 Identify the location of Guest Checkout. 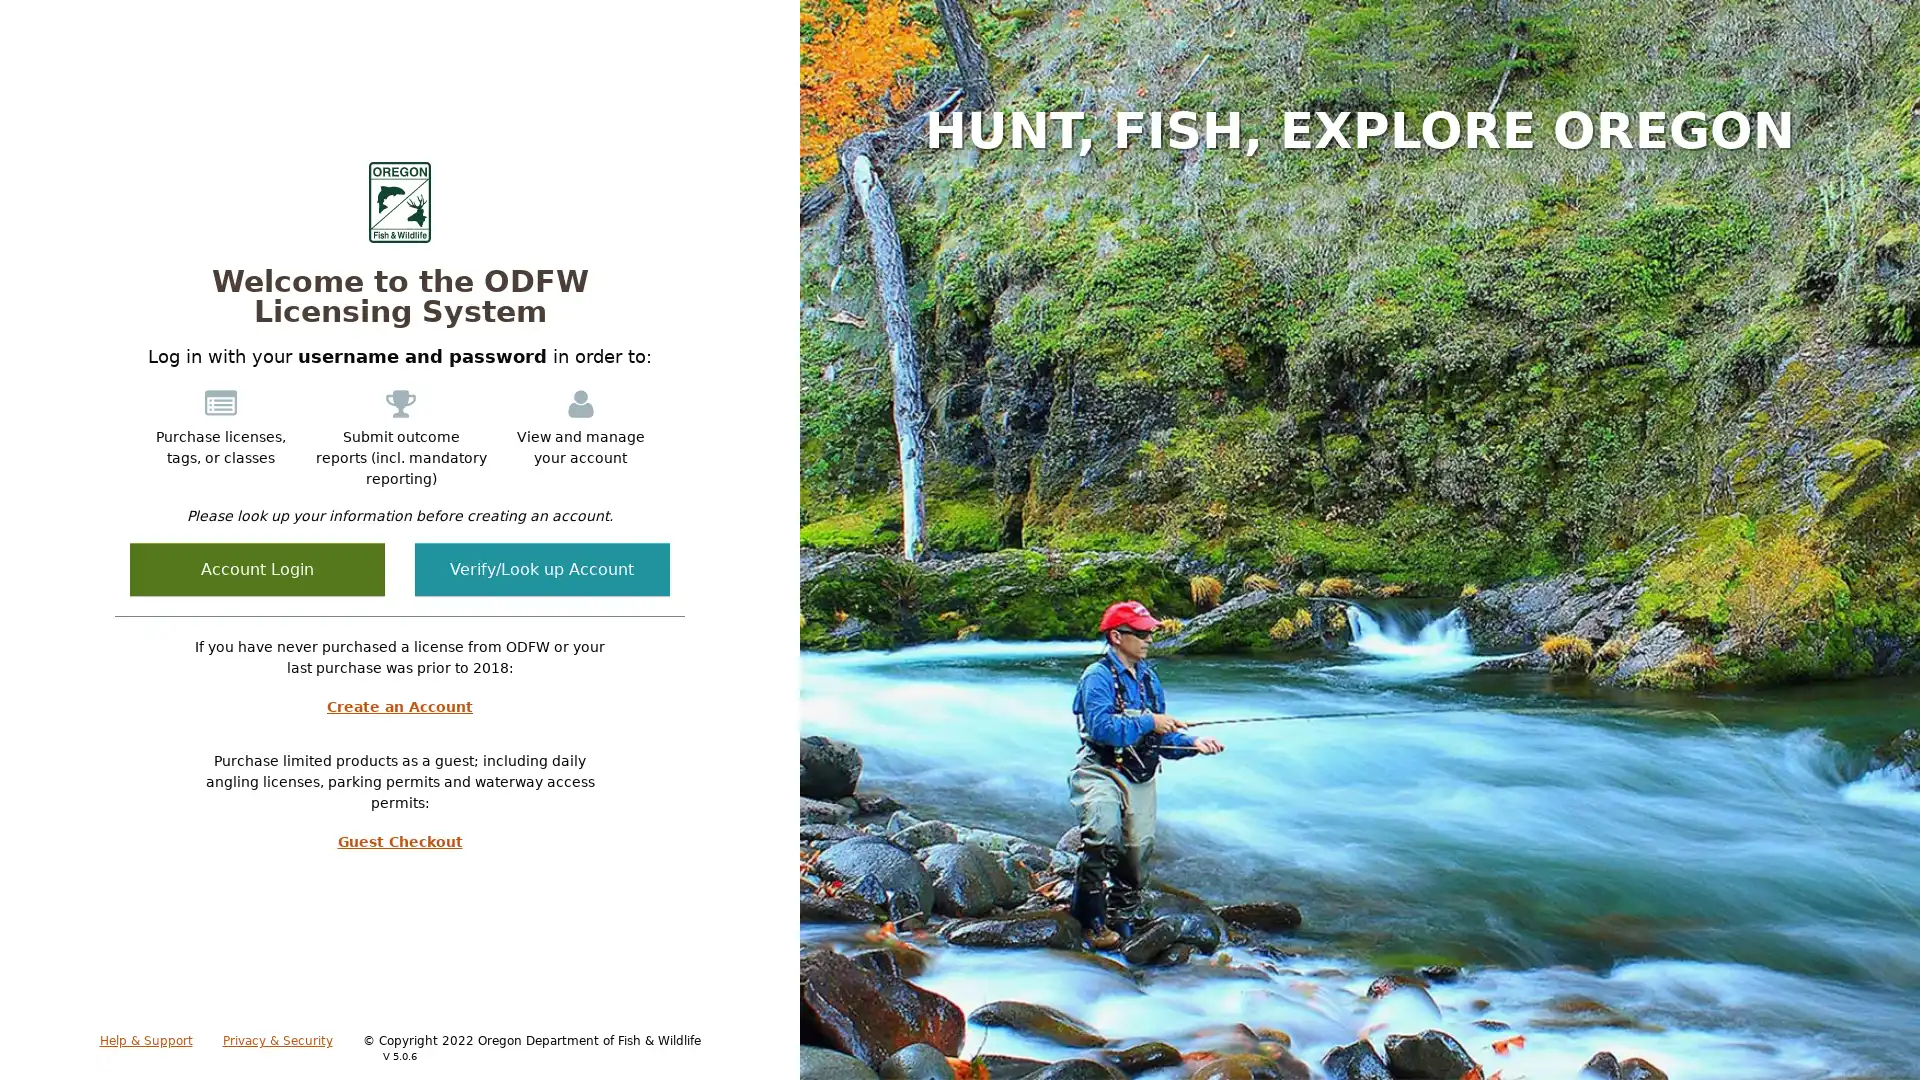
(399, 841).